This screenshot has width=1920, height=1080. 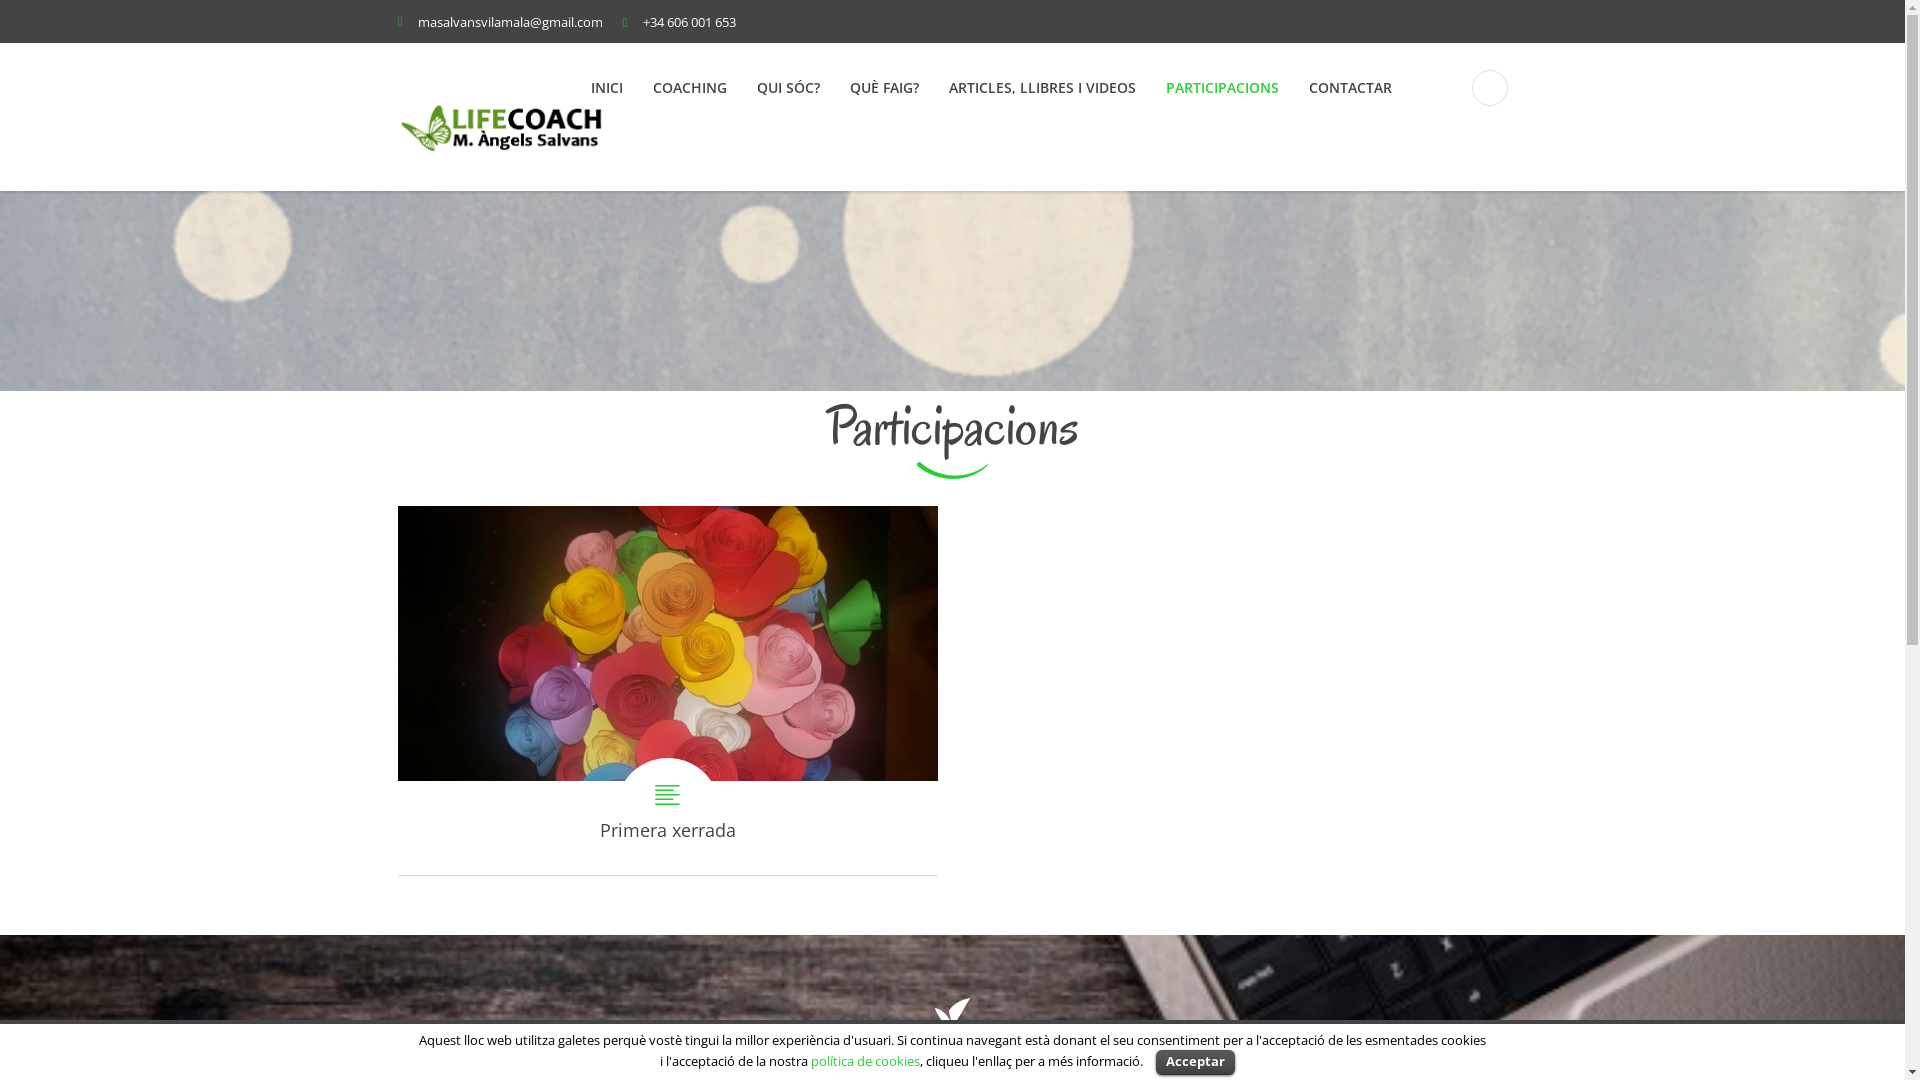 I want to click on 'CONTACTAR', so click(x=1349, y=86).